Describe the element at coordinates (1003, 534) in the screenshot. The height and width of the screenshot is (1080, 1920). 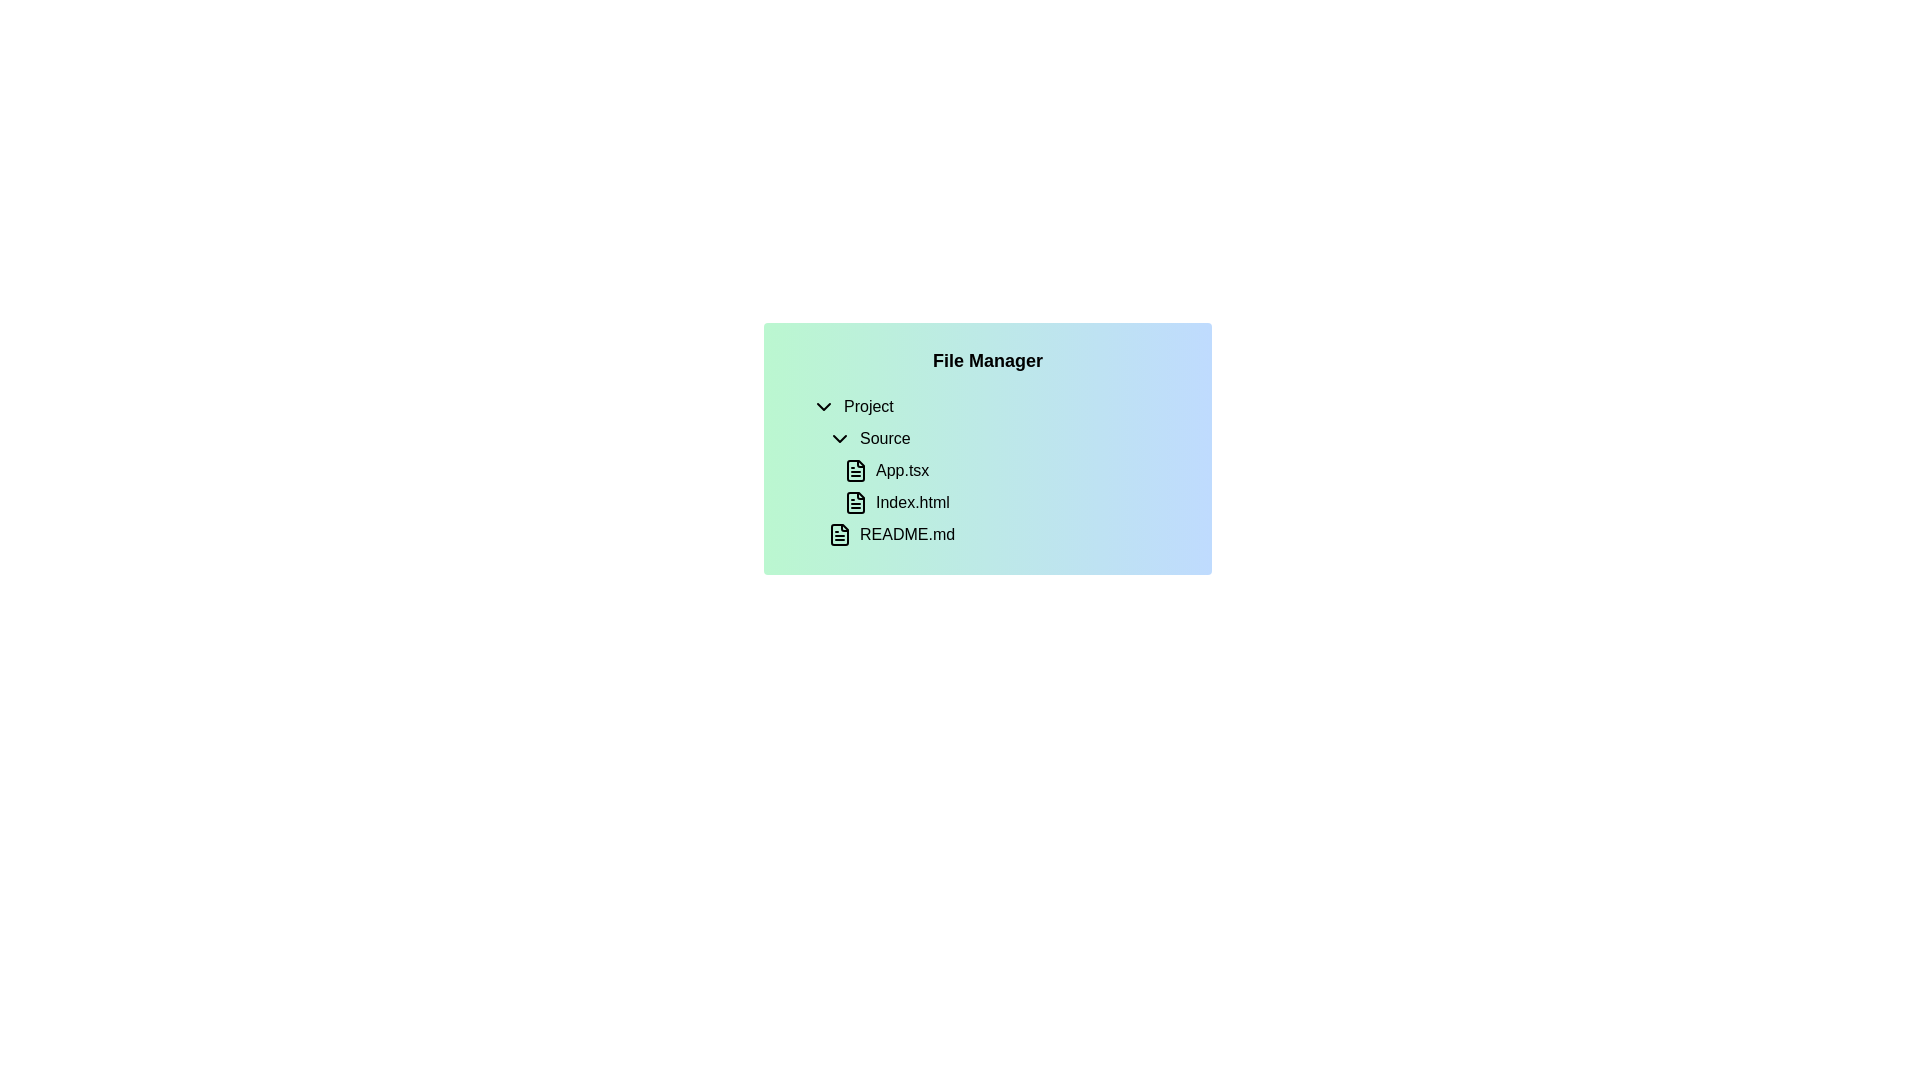
I see `the 'README.md' file list item in the file manager UI` at that location.